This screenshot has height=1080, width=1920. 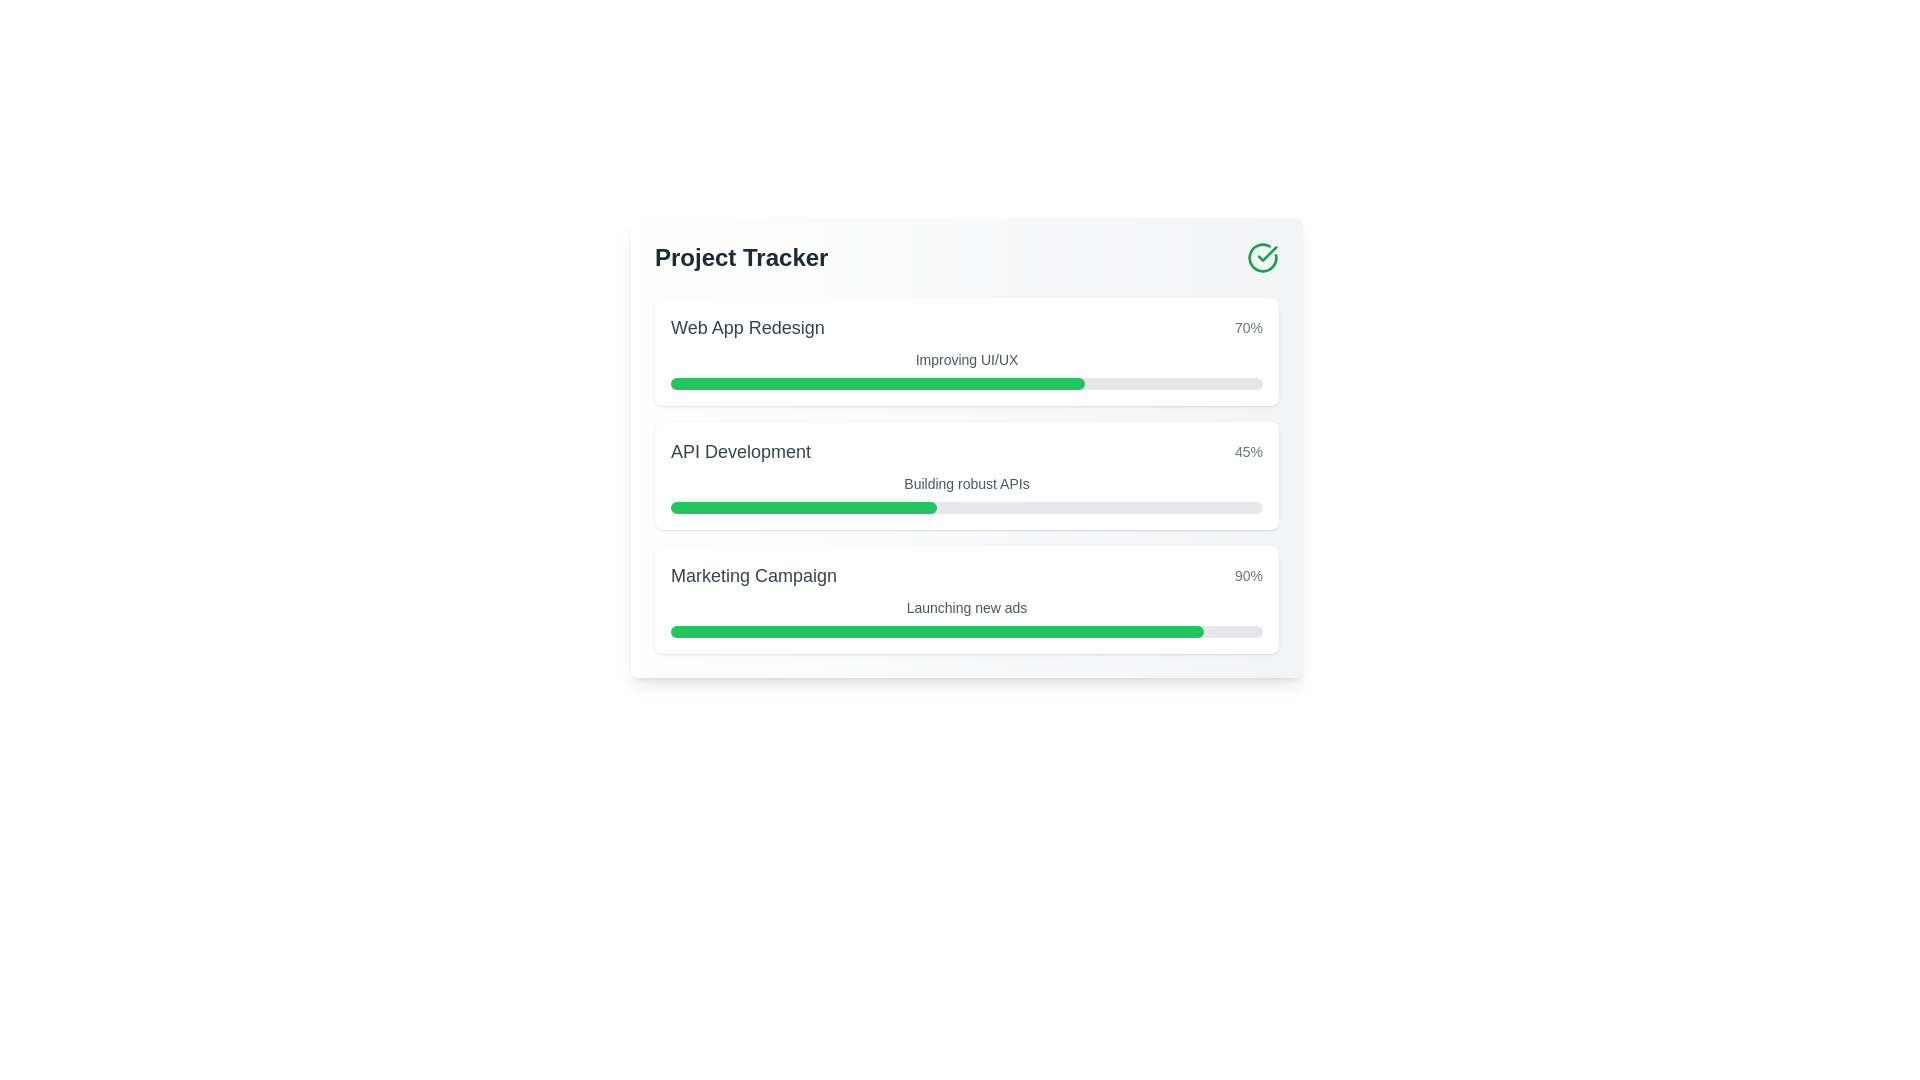 What do you see at coordinates (1247, 575) in the screenshot?
I see `content displayed in the small text component showing '90%' in light gray, located at the right edge of the 'Marketing Campaign' section` at bounding box center [1247, 575].